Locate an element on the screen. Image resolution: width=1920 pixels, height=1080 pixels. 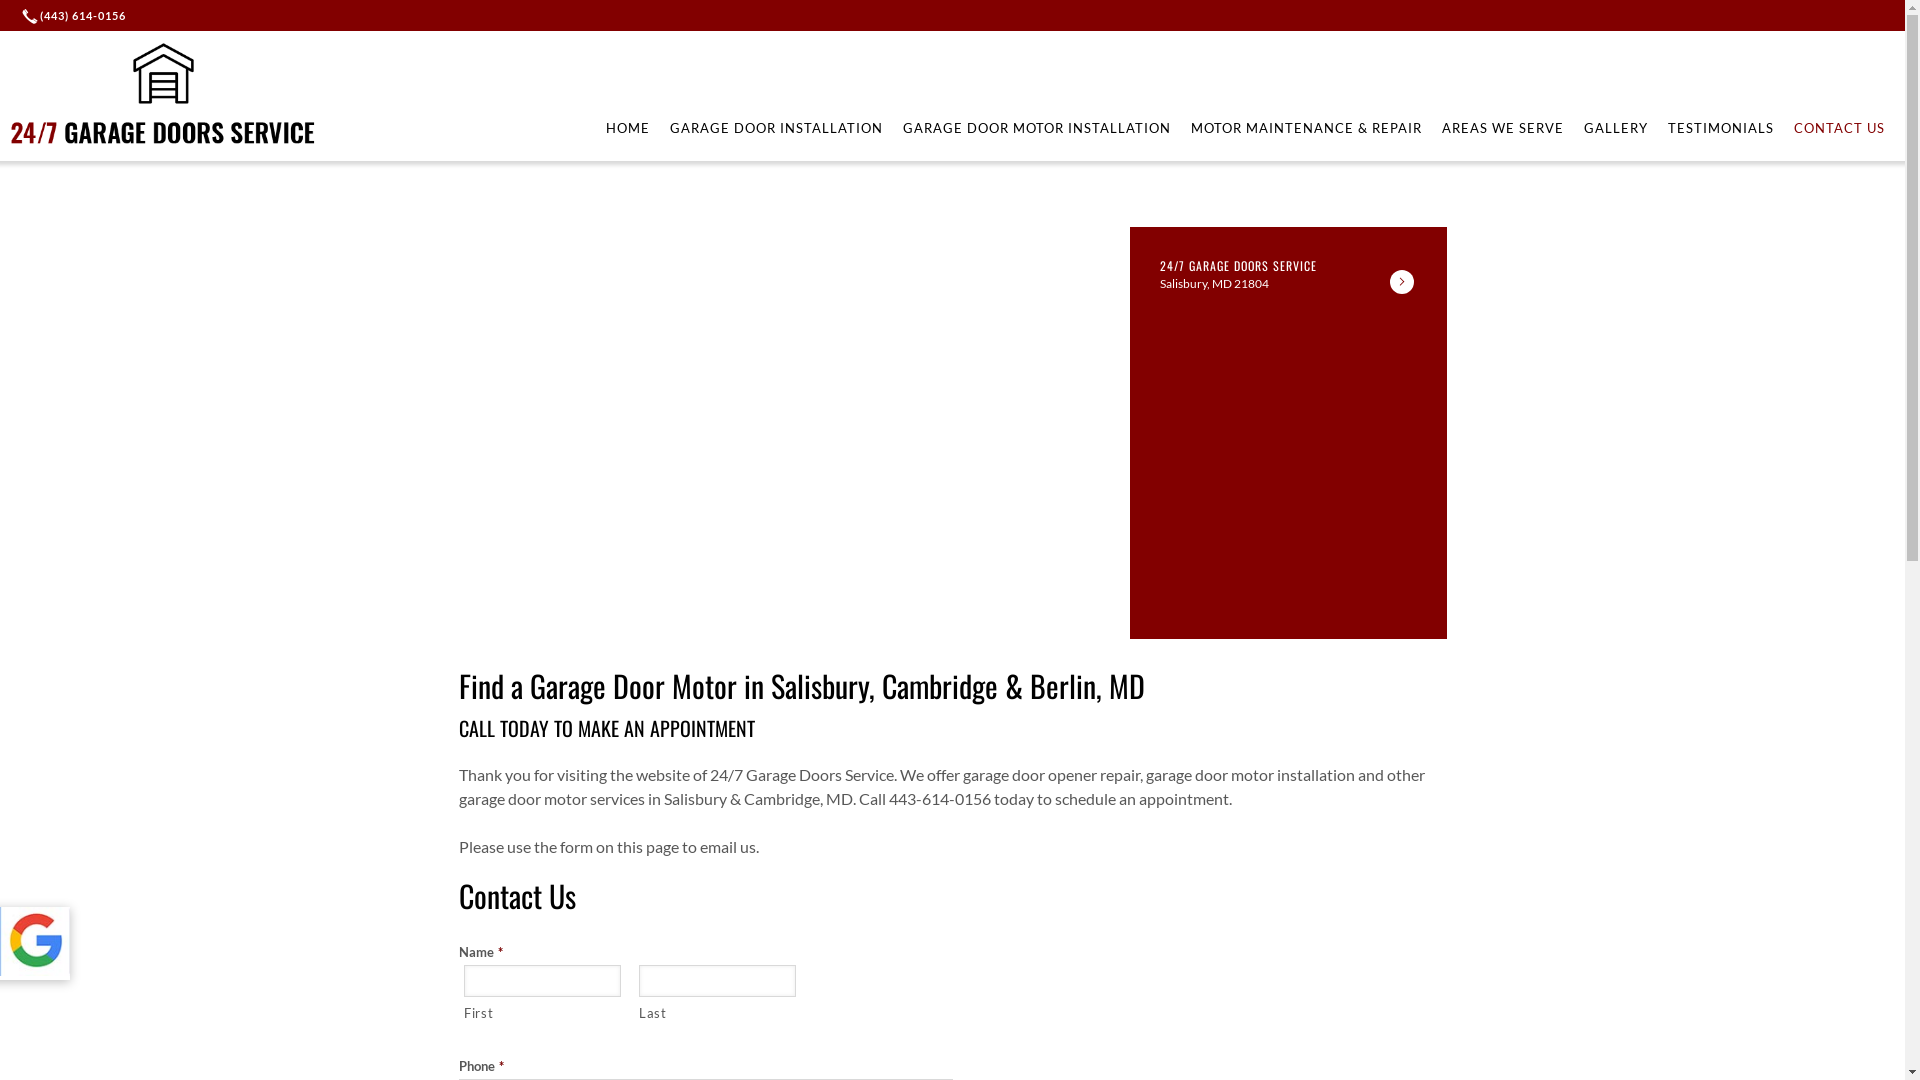
'(443) 614-0156' is located at coordinates (76, 15).